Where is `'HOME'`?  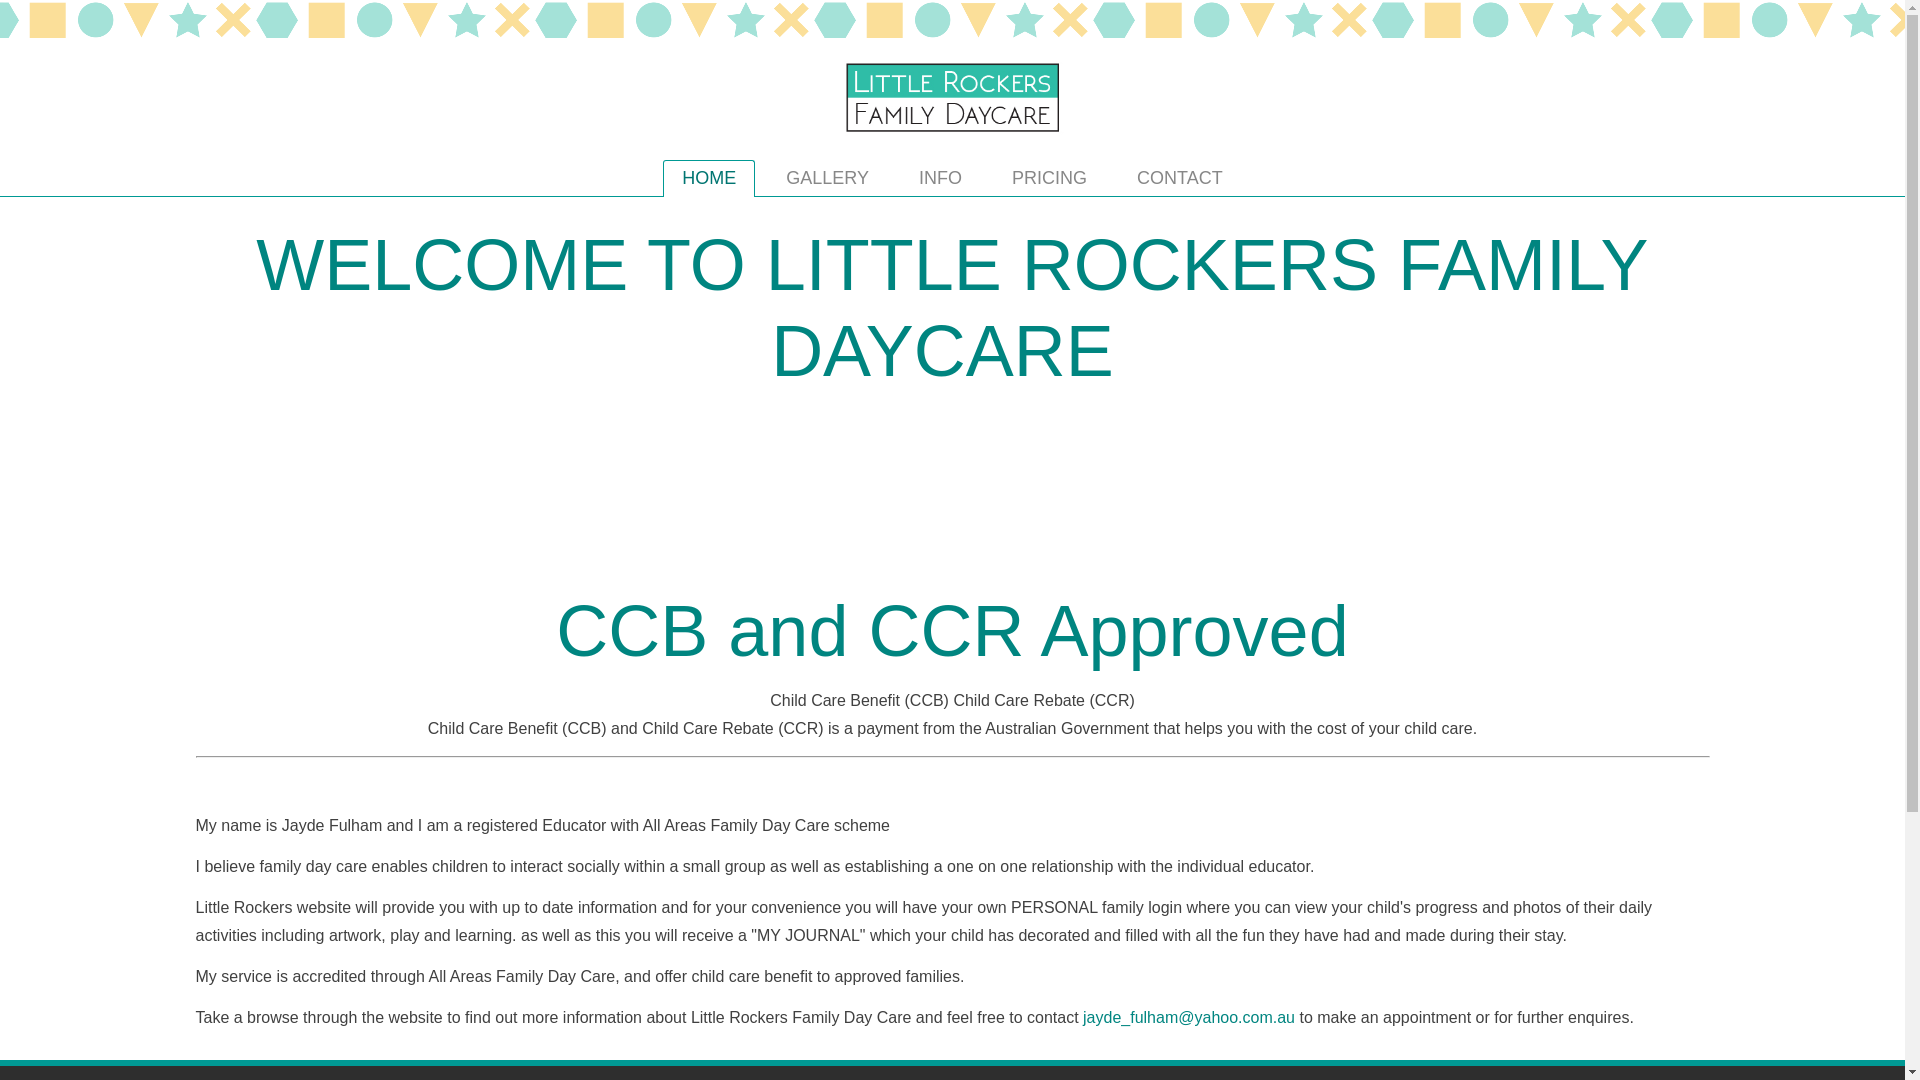 'HOME' is located at coordinates (709, 177).